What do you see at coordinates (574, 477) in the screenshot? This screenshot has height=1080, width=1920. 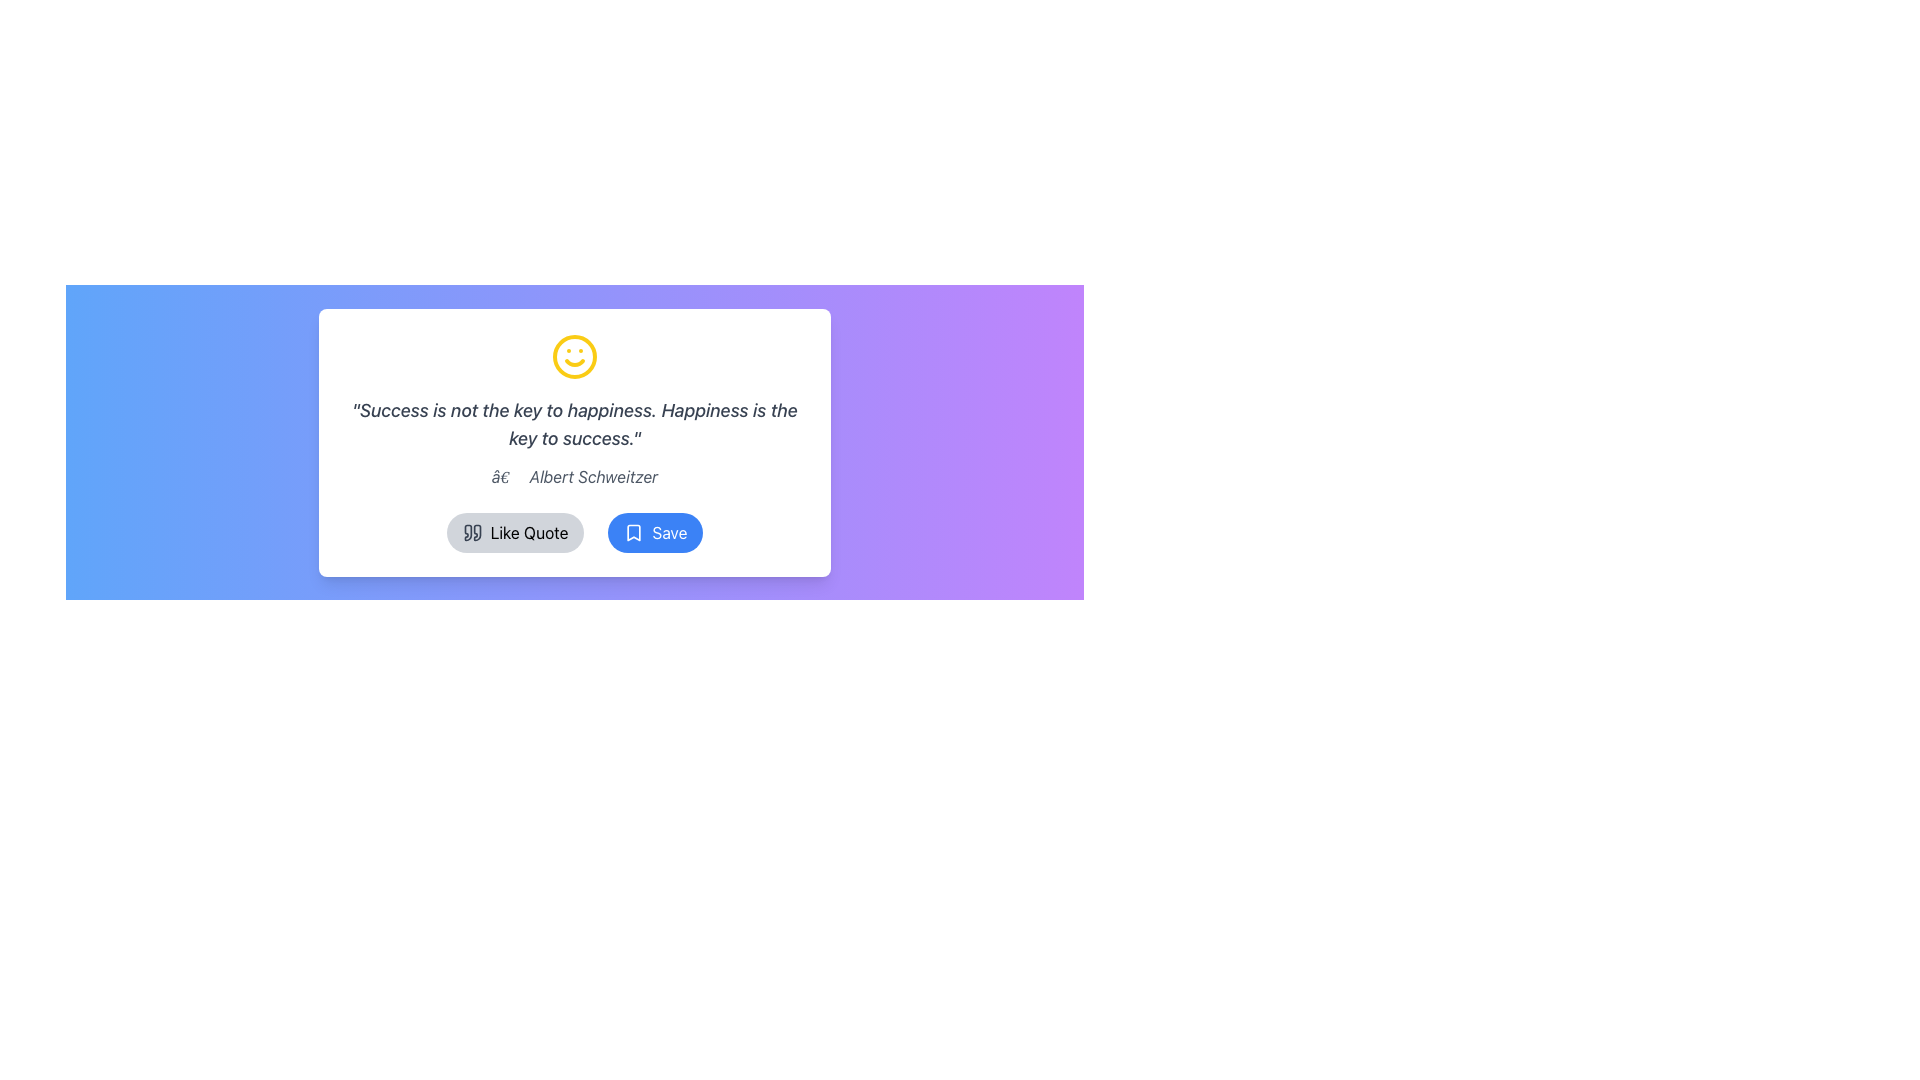 I see `text display block that shows the quote attribution '— Albert Schweitzer', styled in gray and located below the main quote text` at bounding box center [574, 477].